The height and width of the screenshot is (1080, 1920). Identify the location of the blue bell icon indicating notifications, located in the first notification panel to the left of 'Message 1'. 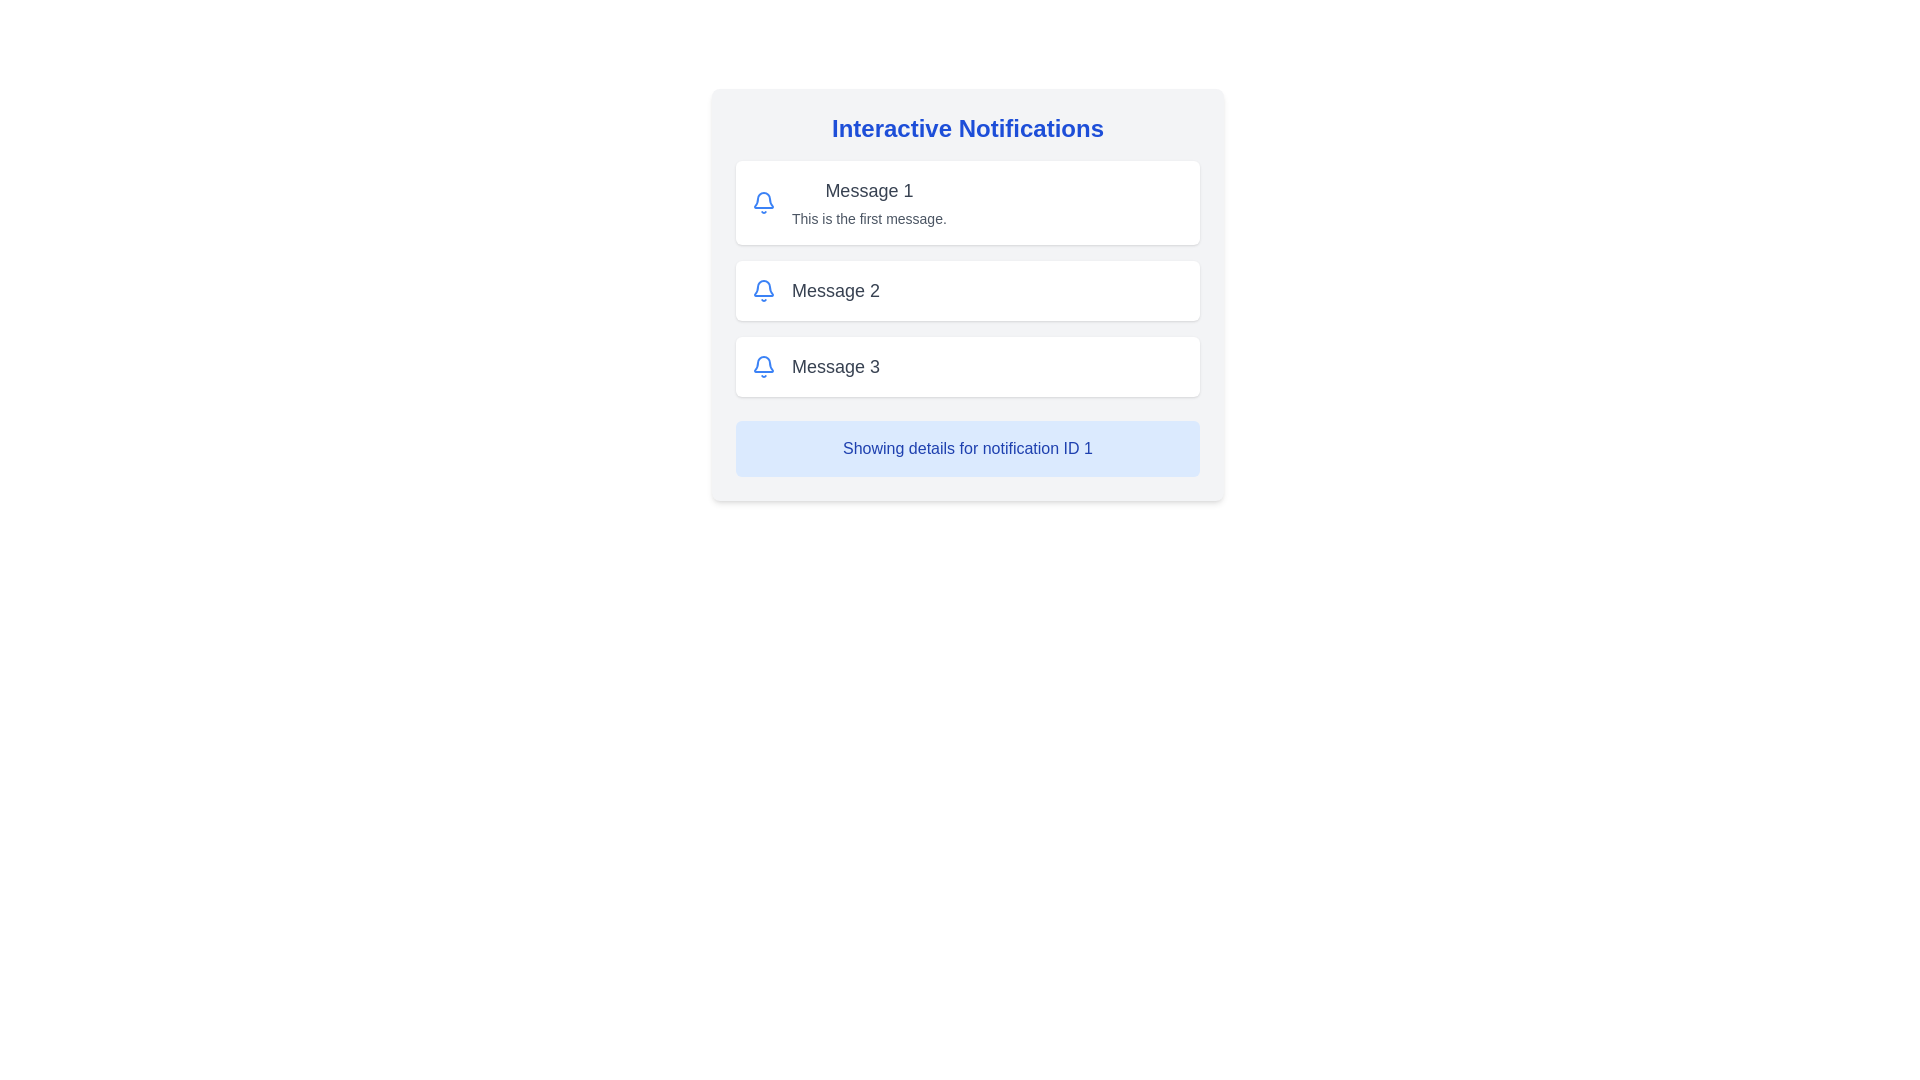
(762, 203).